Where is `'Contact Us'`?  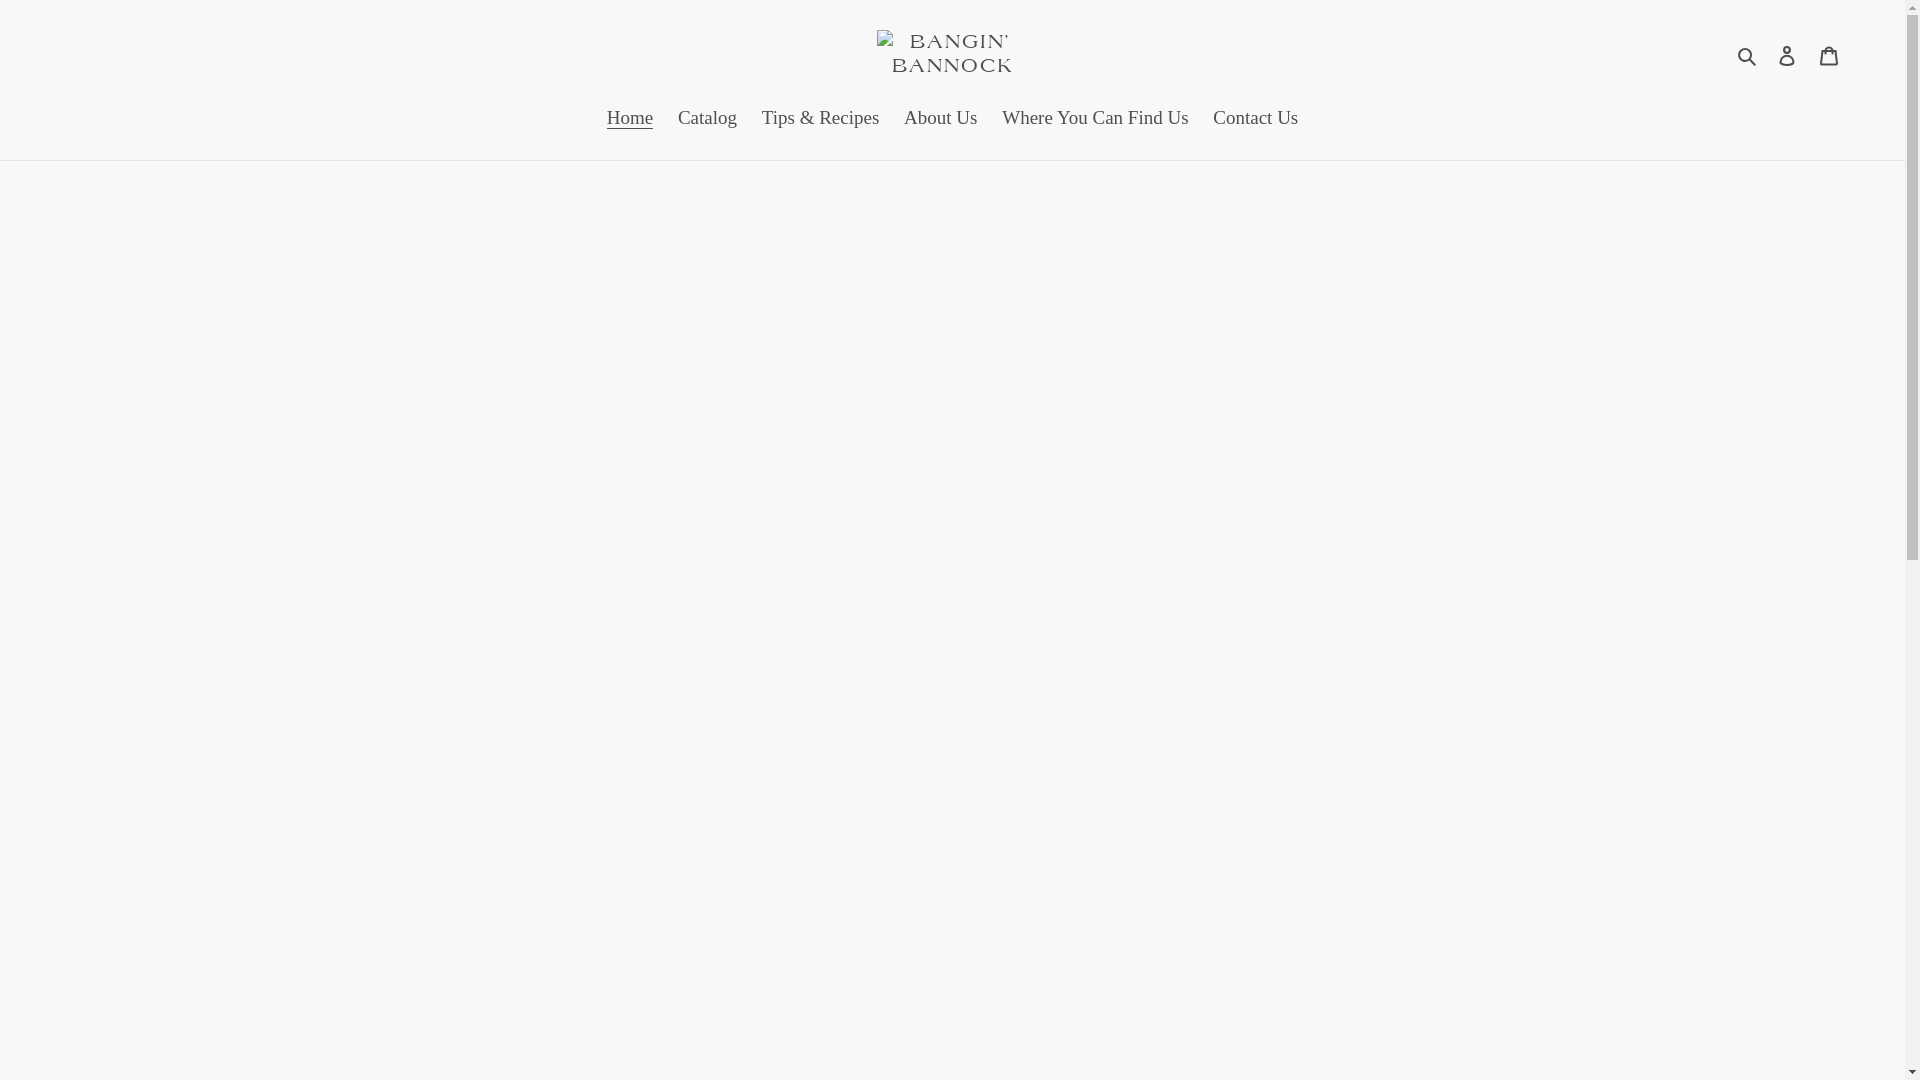 'Contact Us' is located at coordinates (1254, 119).